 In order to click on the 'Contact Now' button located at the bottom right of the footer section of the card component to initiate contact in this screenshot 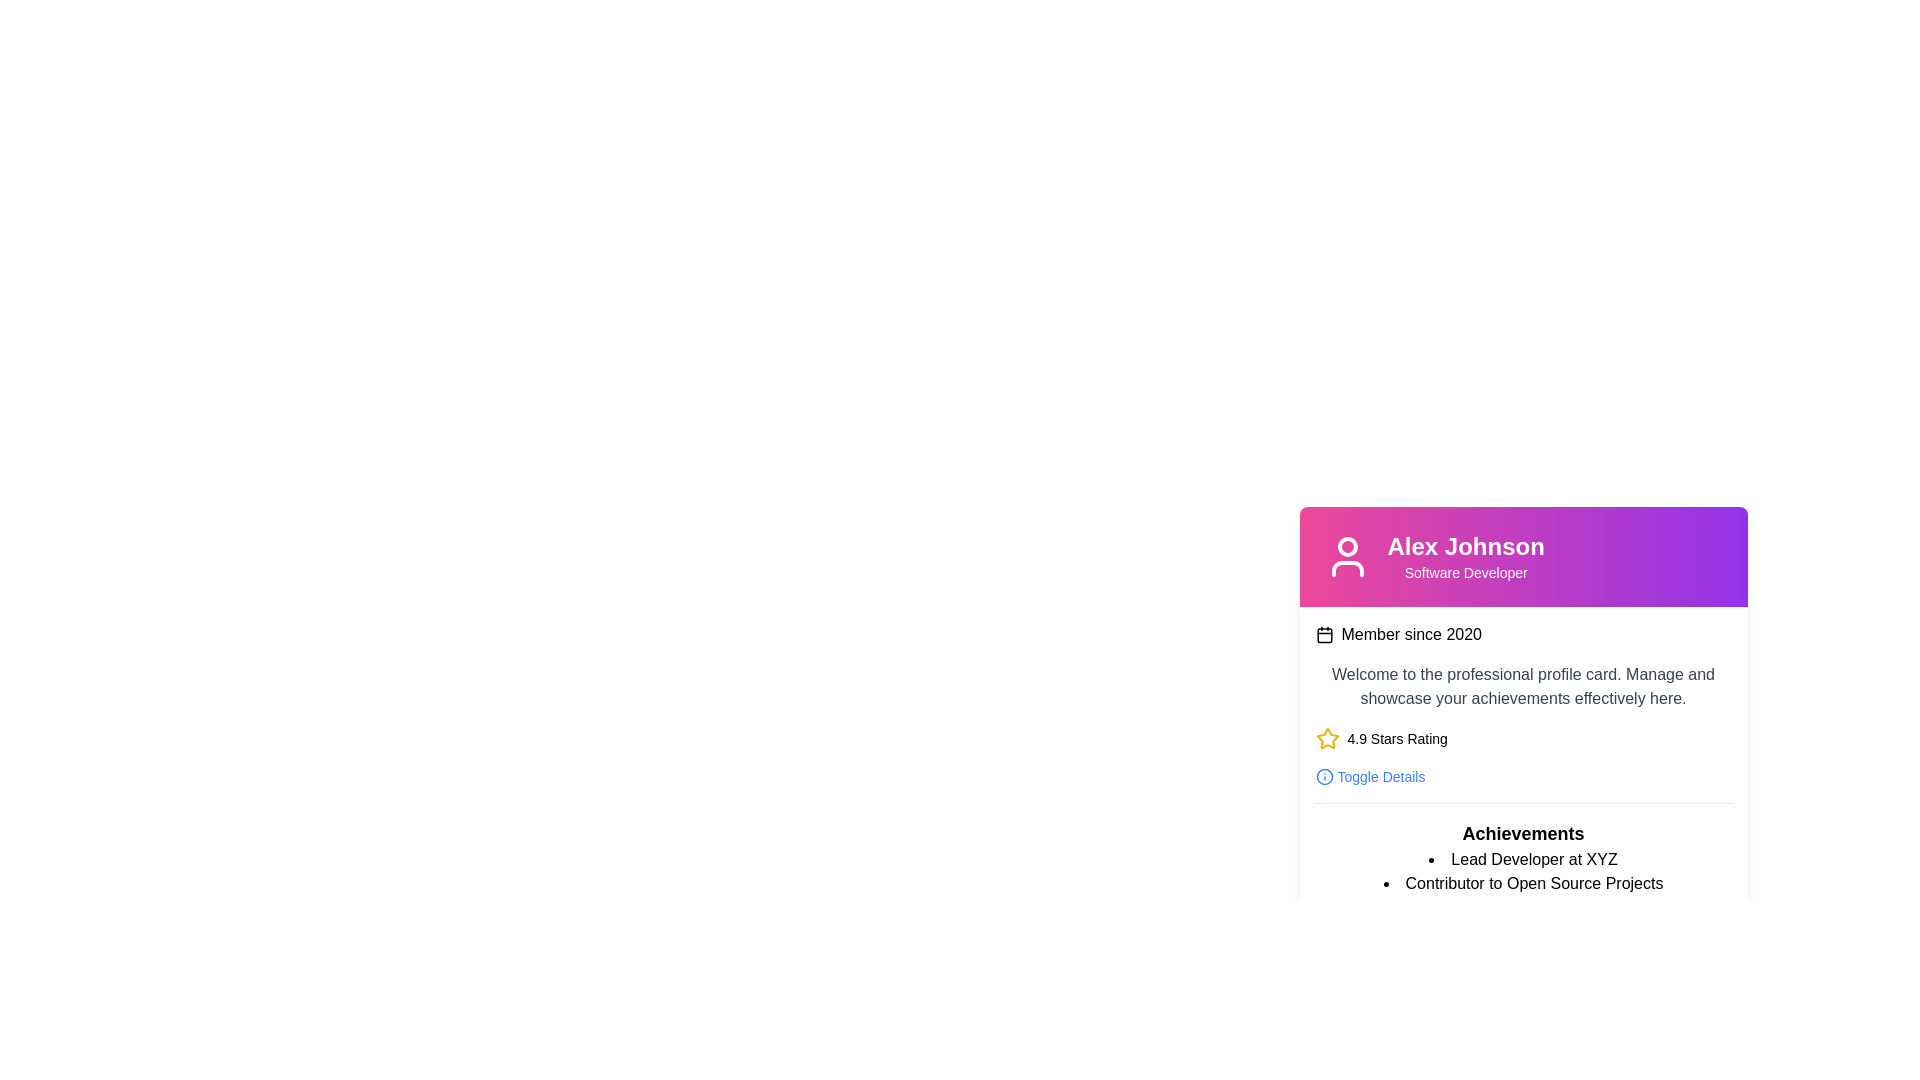, I will do `click(1669, 971)`.